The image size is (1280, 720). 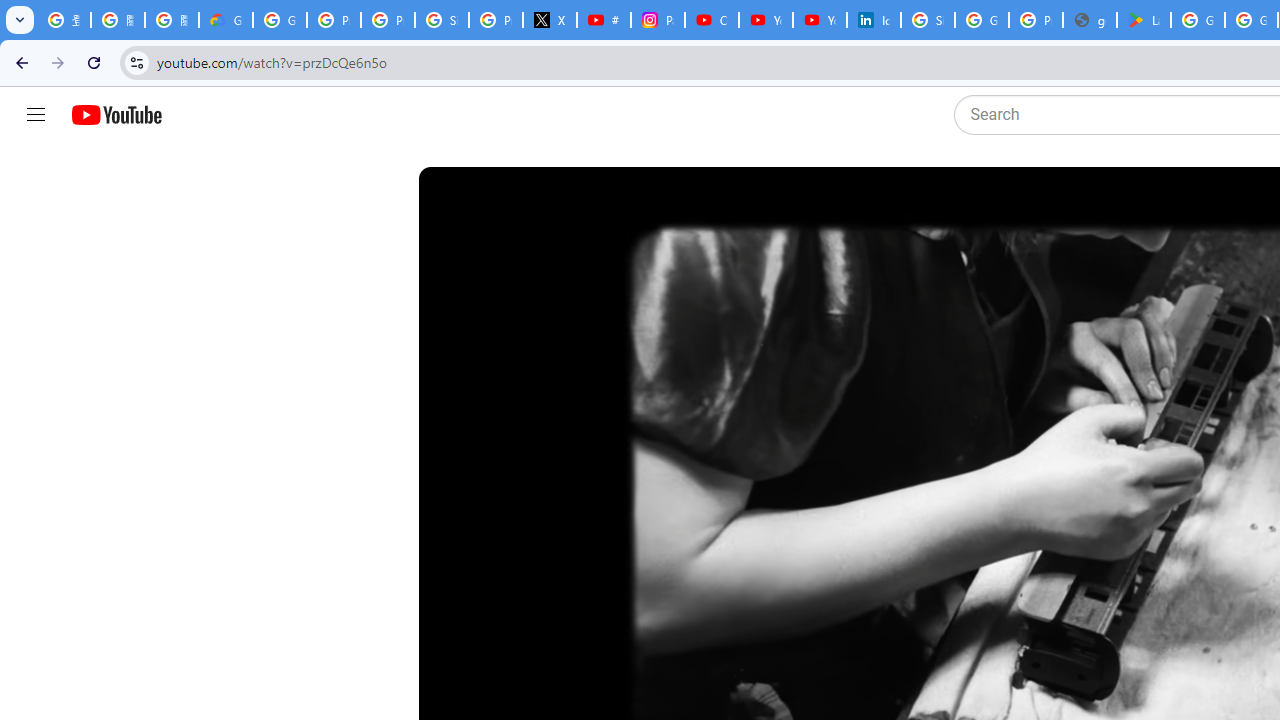 What do you see at coordinates (115, 115) in the screenshot?
I see `'YouTube Home'` at bounding box center [115, 115].